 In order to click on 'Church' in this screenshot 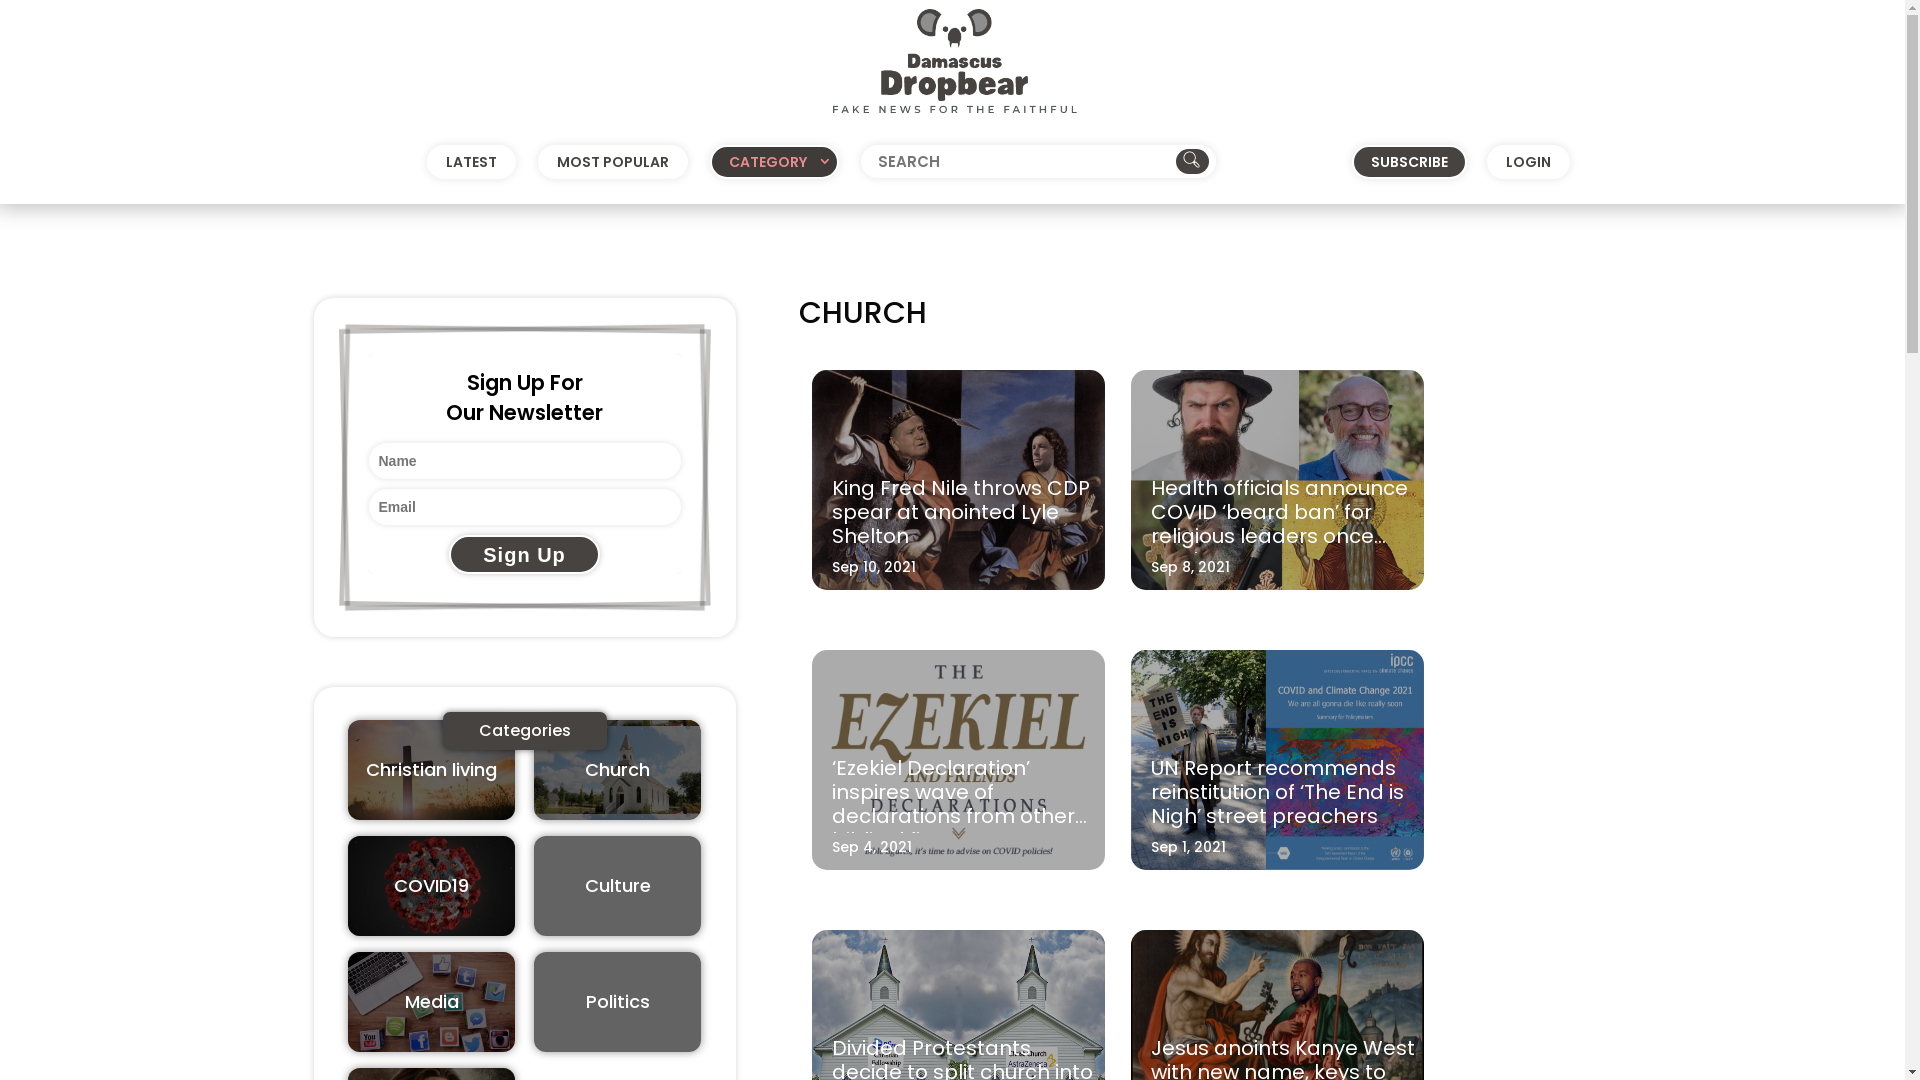, I will do `click(616, 769)`.